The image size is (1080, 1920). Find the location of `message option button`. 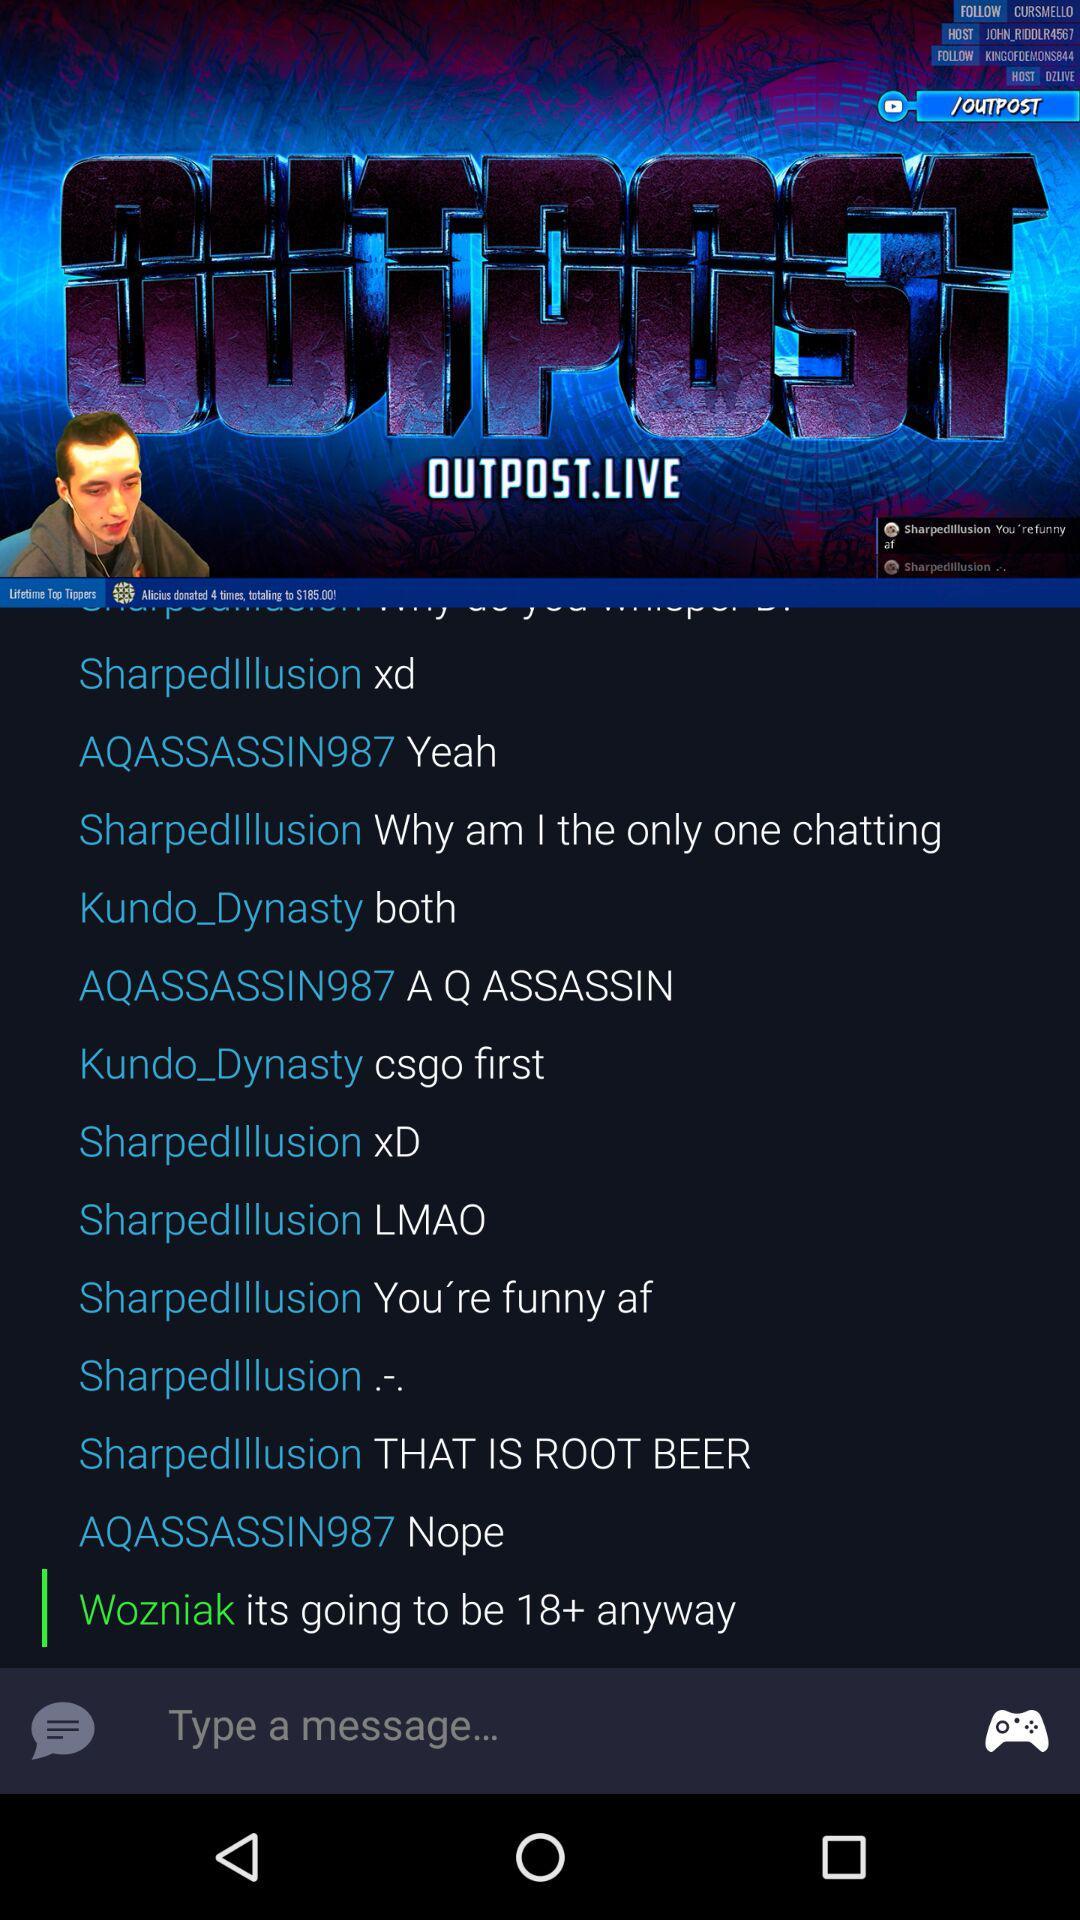

message option button is located at coordinates (1017, 1730).